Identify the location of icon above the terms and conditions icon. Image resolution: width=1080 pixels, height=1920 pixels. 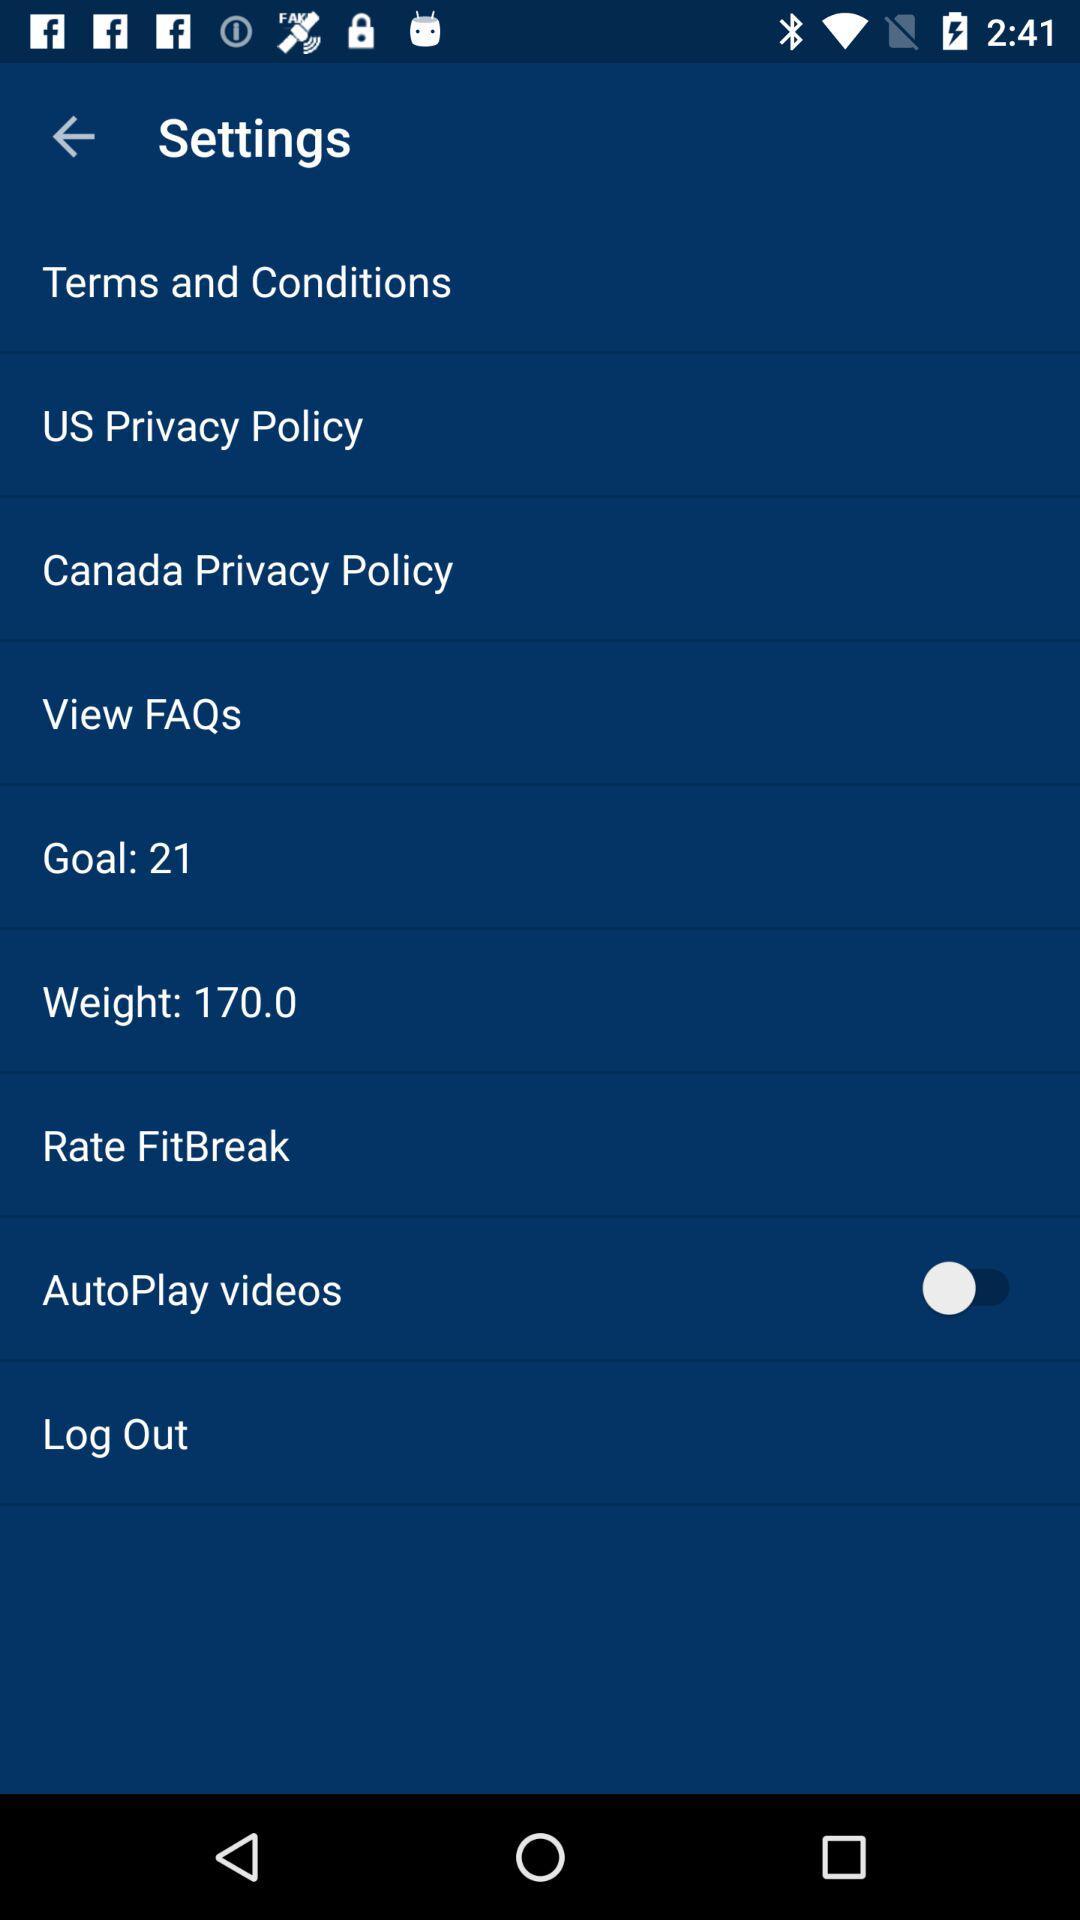
(72, 135).